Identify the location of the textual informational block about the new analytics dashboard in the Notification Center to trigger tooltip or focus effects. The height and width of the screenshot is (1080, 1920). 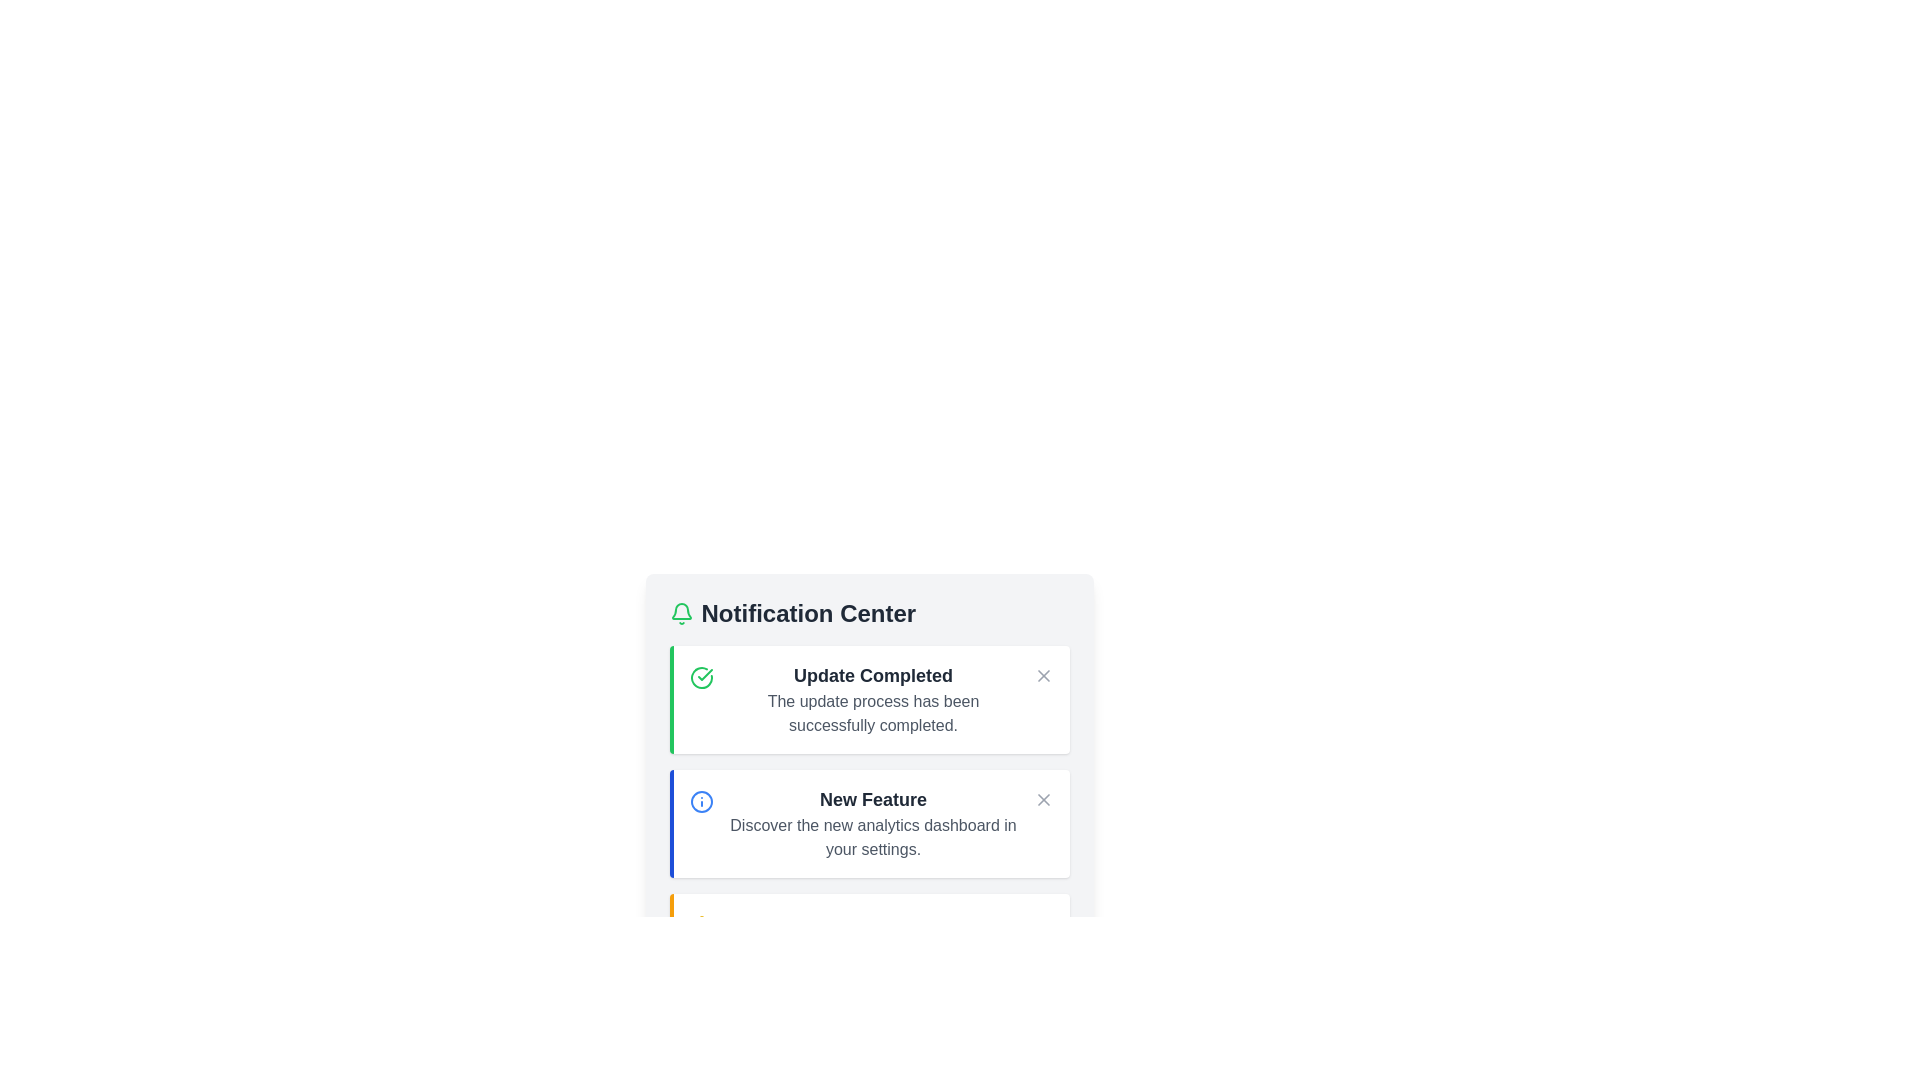
(873, 824).